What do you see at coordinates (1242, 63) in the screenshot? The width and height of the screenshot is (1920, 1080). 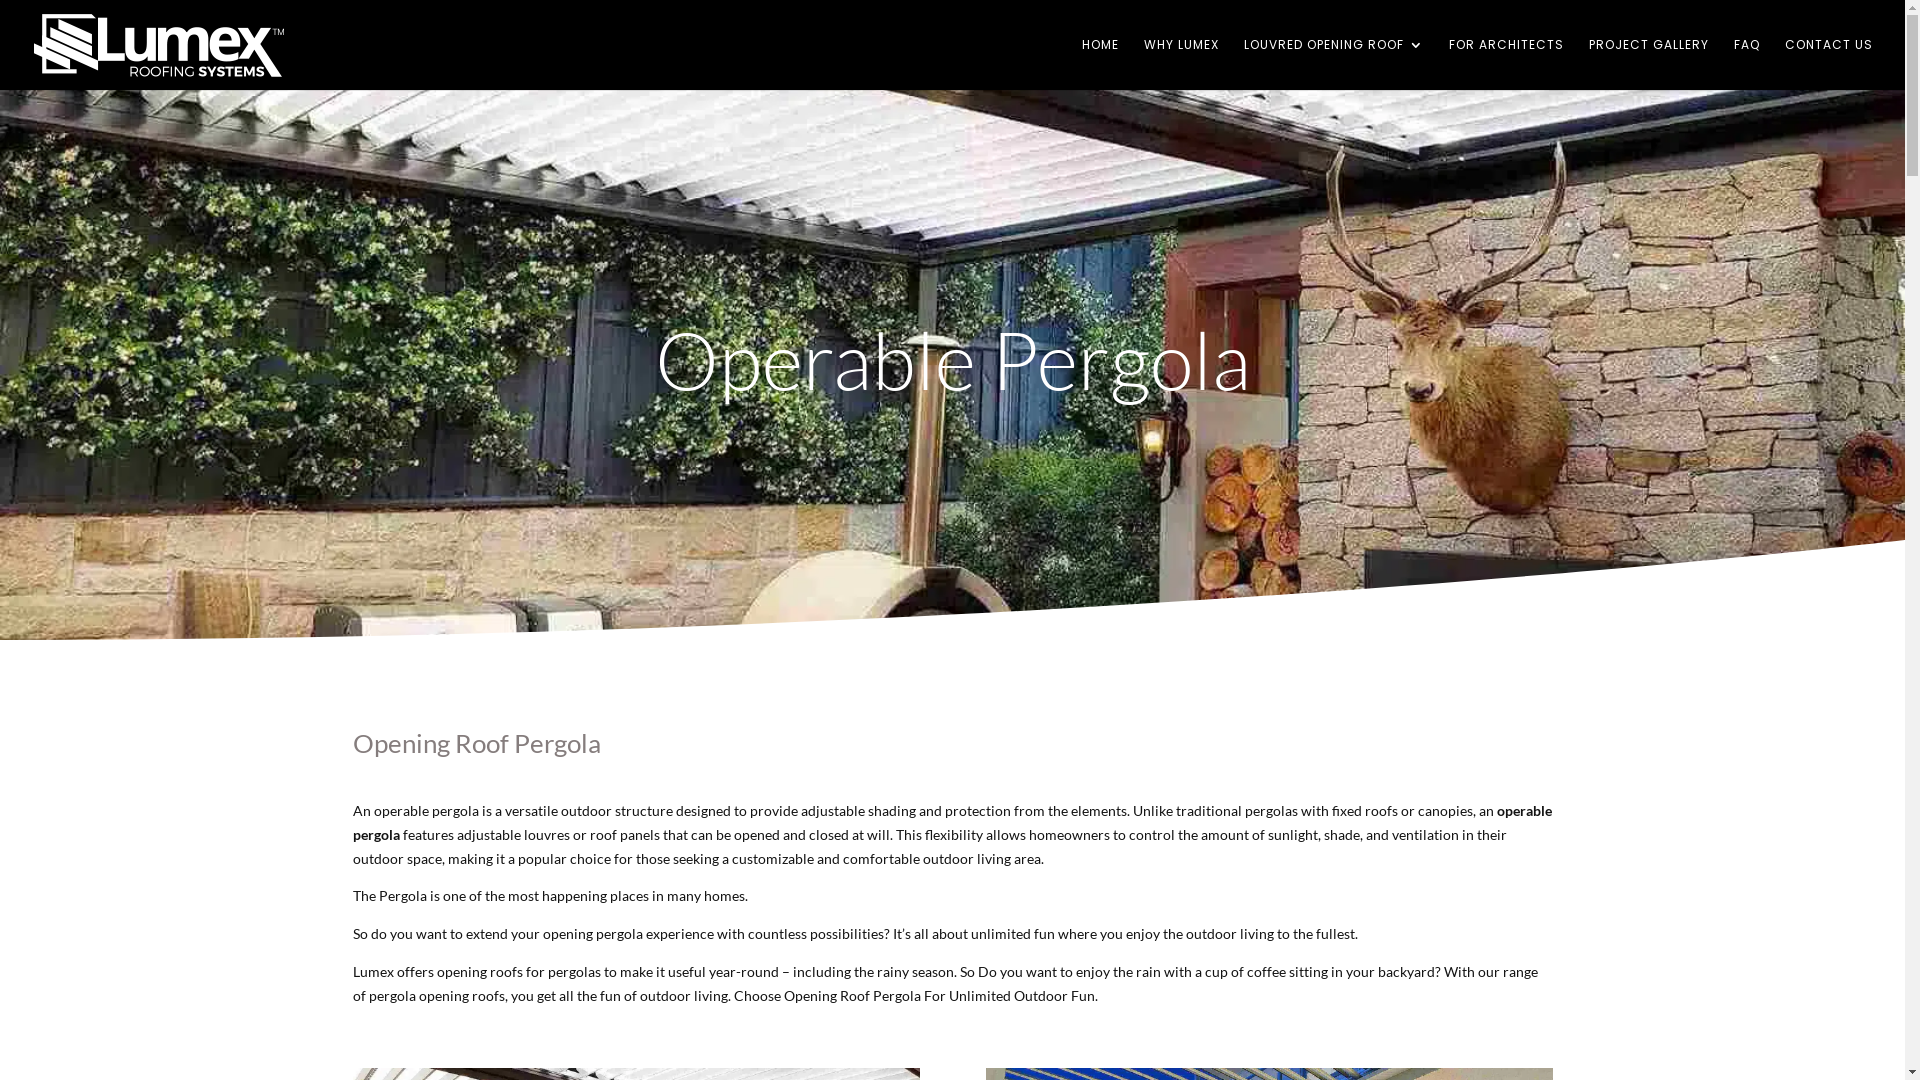 I see `'LOUVRED OPENING ROOF'` at bounding box center [1242, 63].